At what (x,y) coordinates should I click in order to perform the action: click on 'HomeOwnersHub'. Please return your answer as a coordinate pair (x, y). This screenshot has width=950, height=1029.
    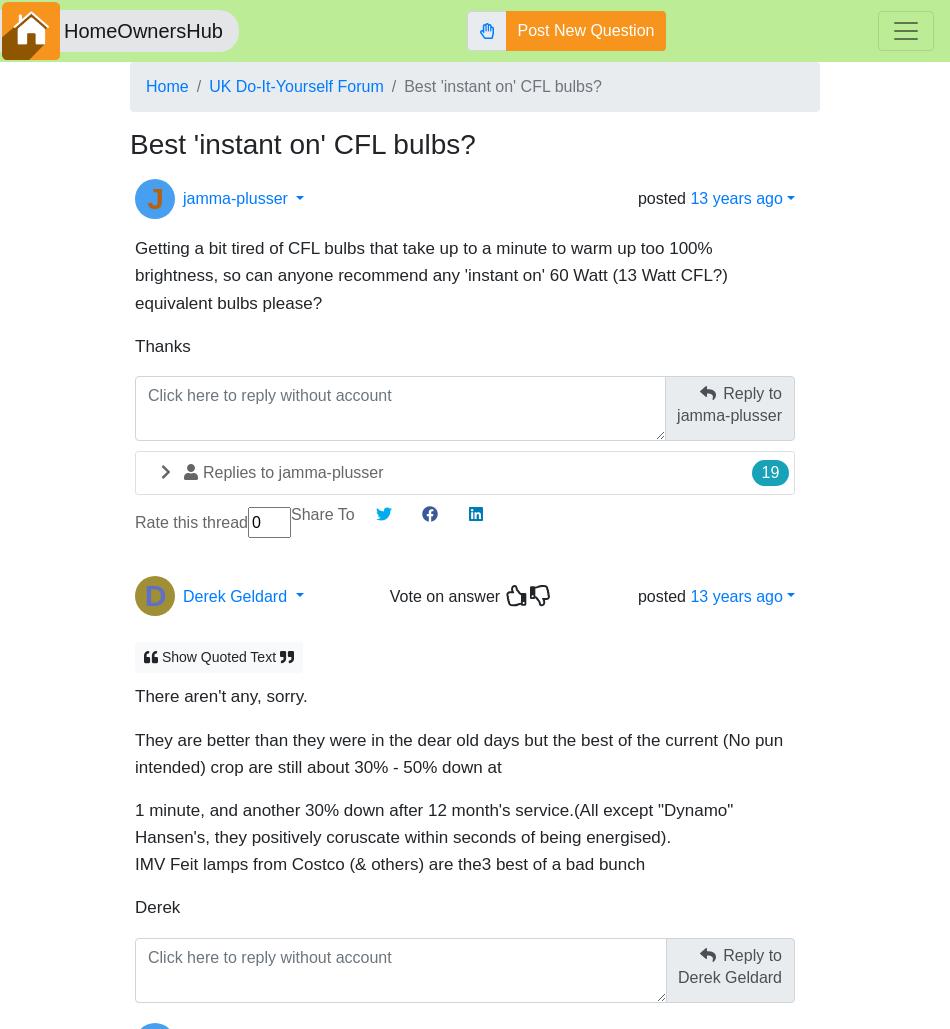
    Looking at the image, I should click on (142, 30).